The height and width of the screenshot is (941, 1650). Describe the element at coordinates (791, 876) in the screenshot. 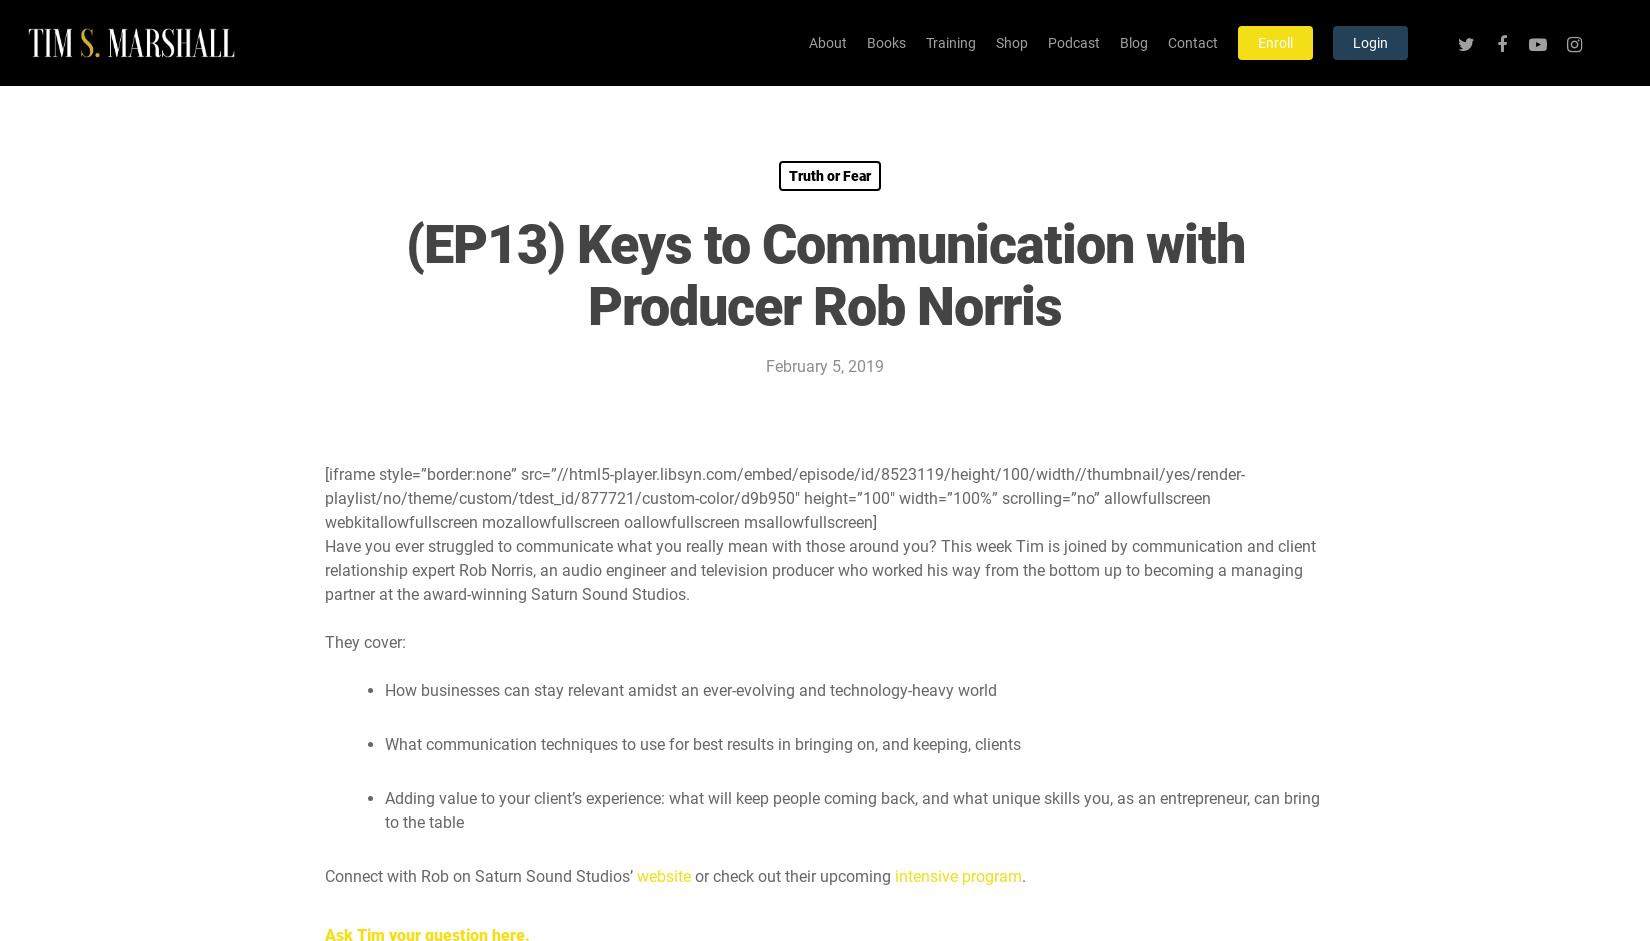

I see `'or check out their upcoming'` at that location.